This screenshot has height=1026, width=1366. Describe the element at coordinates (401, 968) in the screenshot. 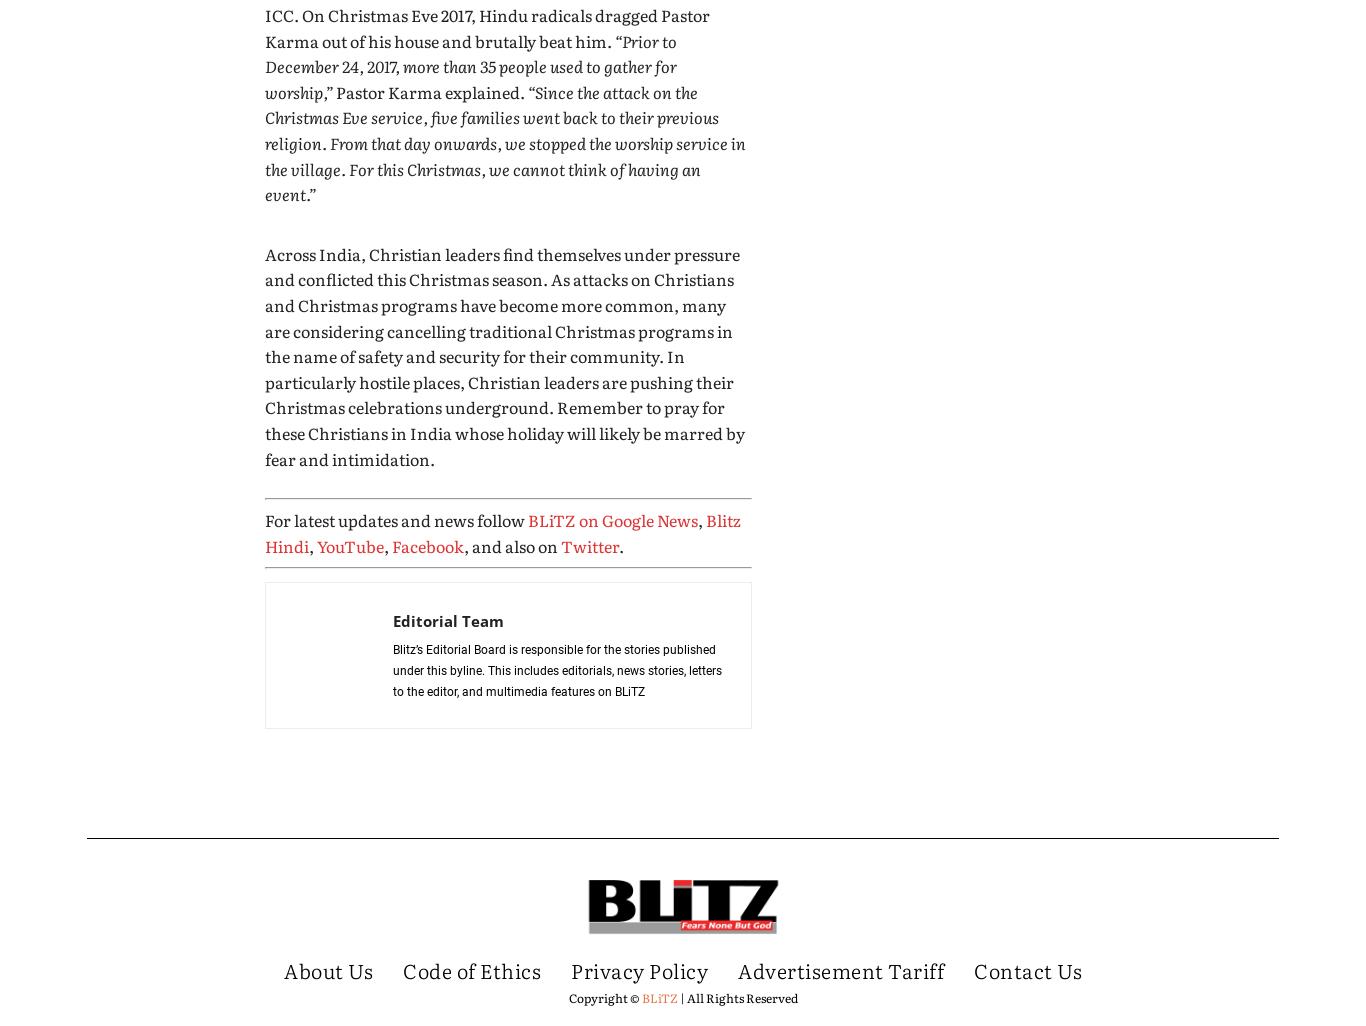

I see `'Code of Ethics'` at that location.